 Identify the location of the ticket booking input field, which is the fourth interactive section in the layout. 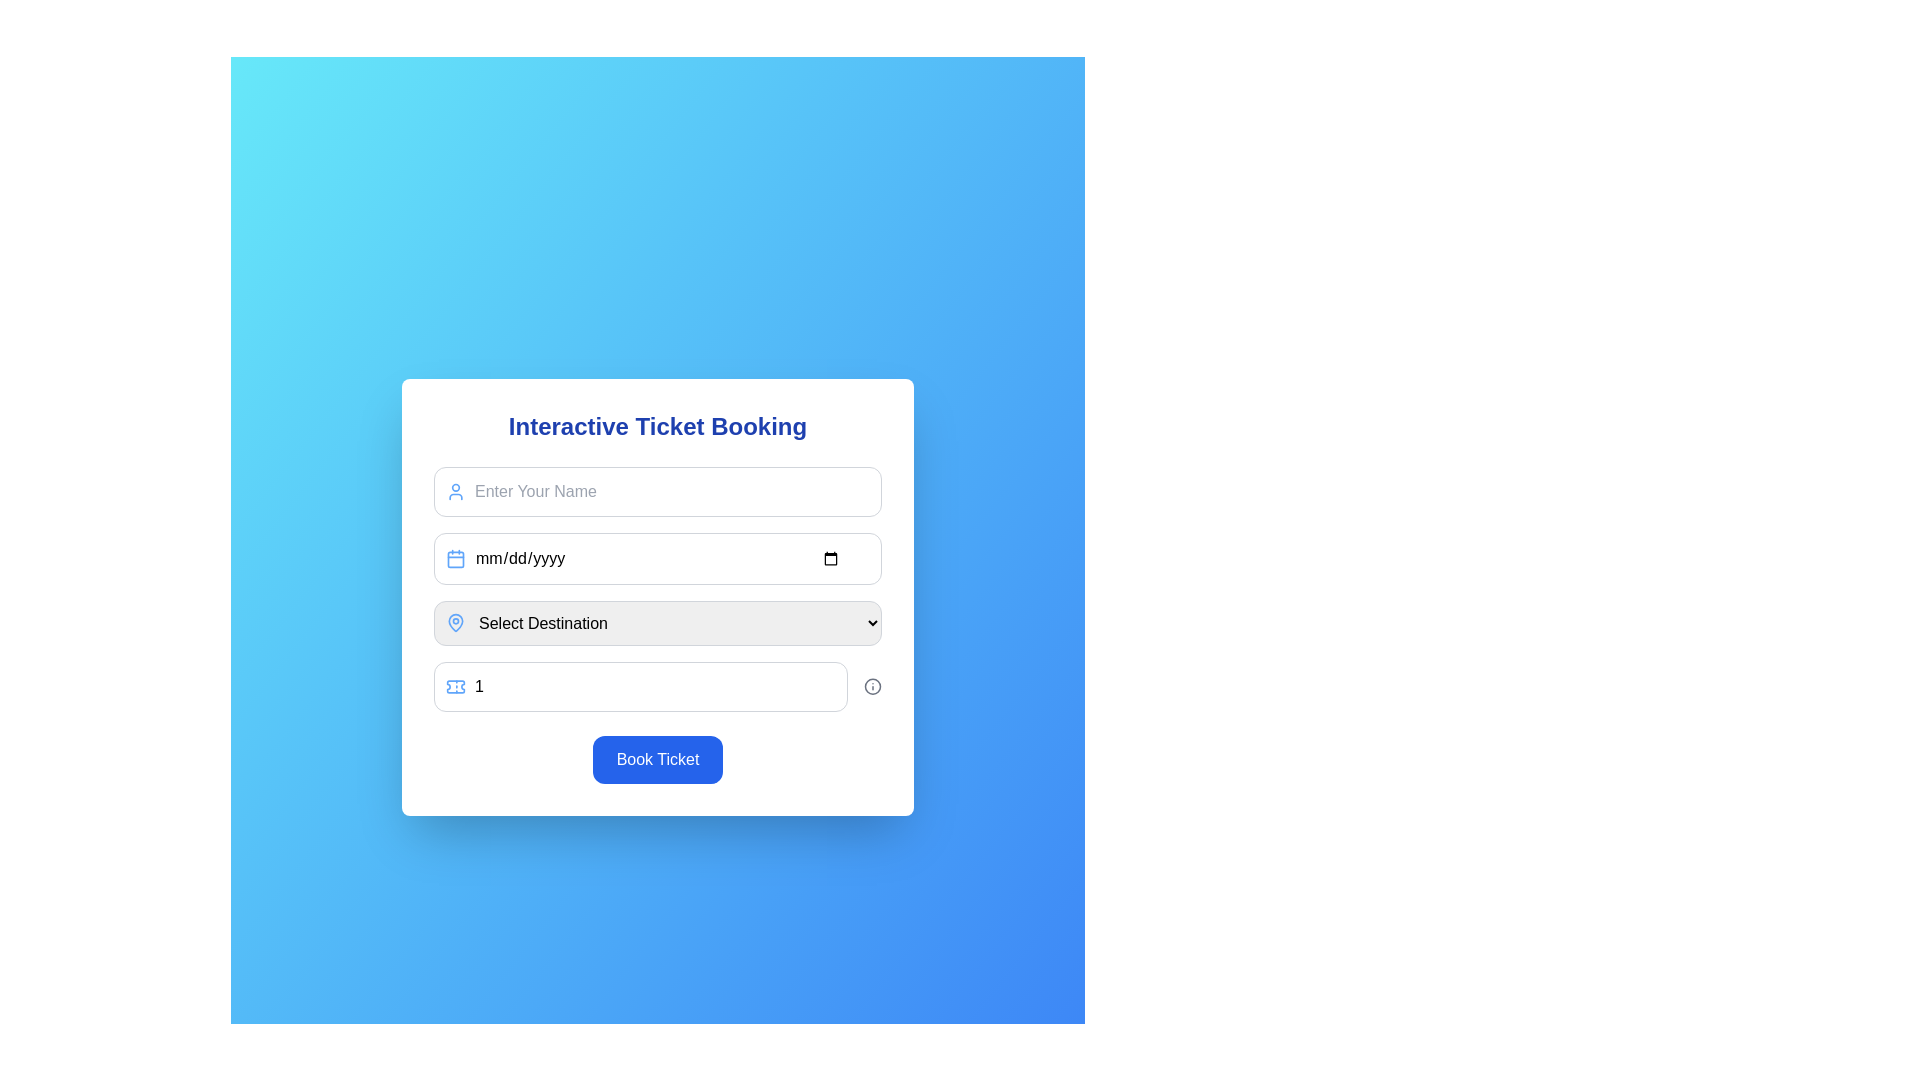
(657, 685).